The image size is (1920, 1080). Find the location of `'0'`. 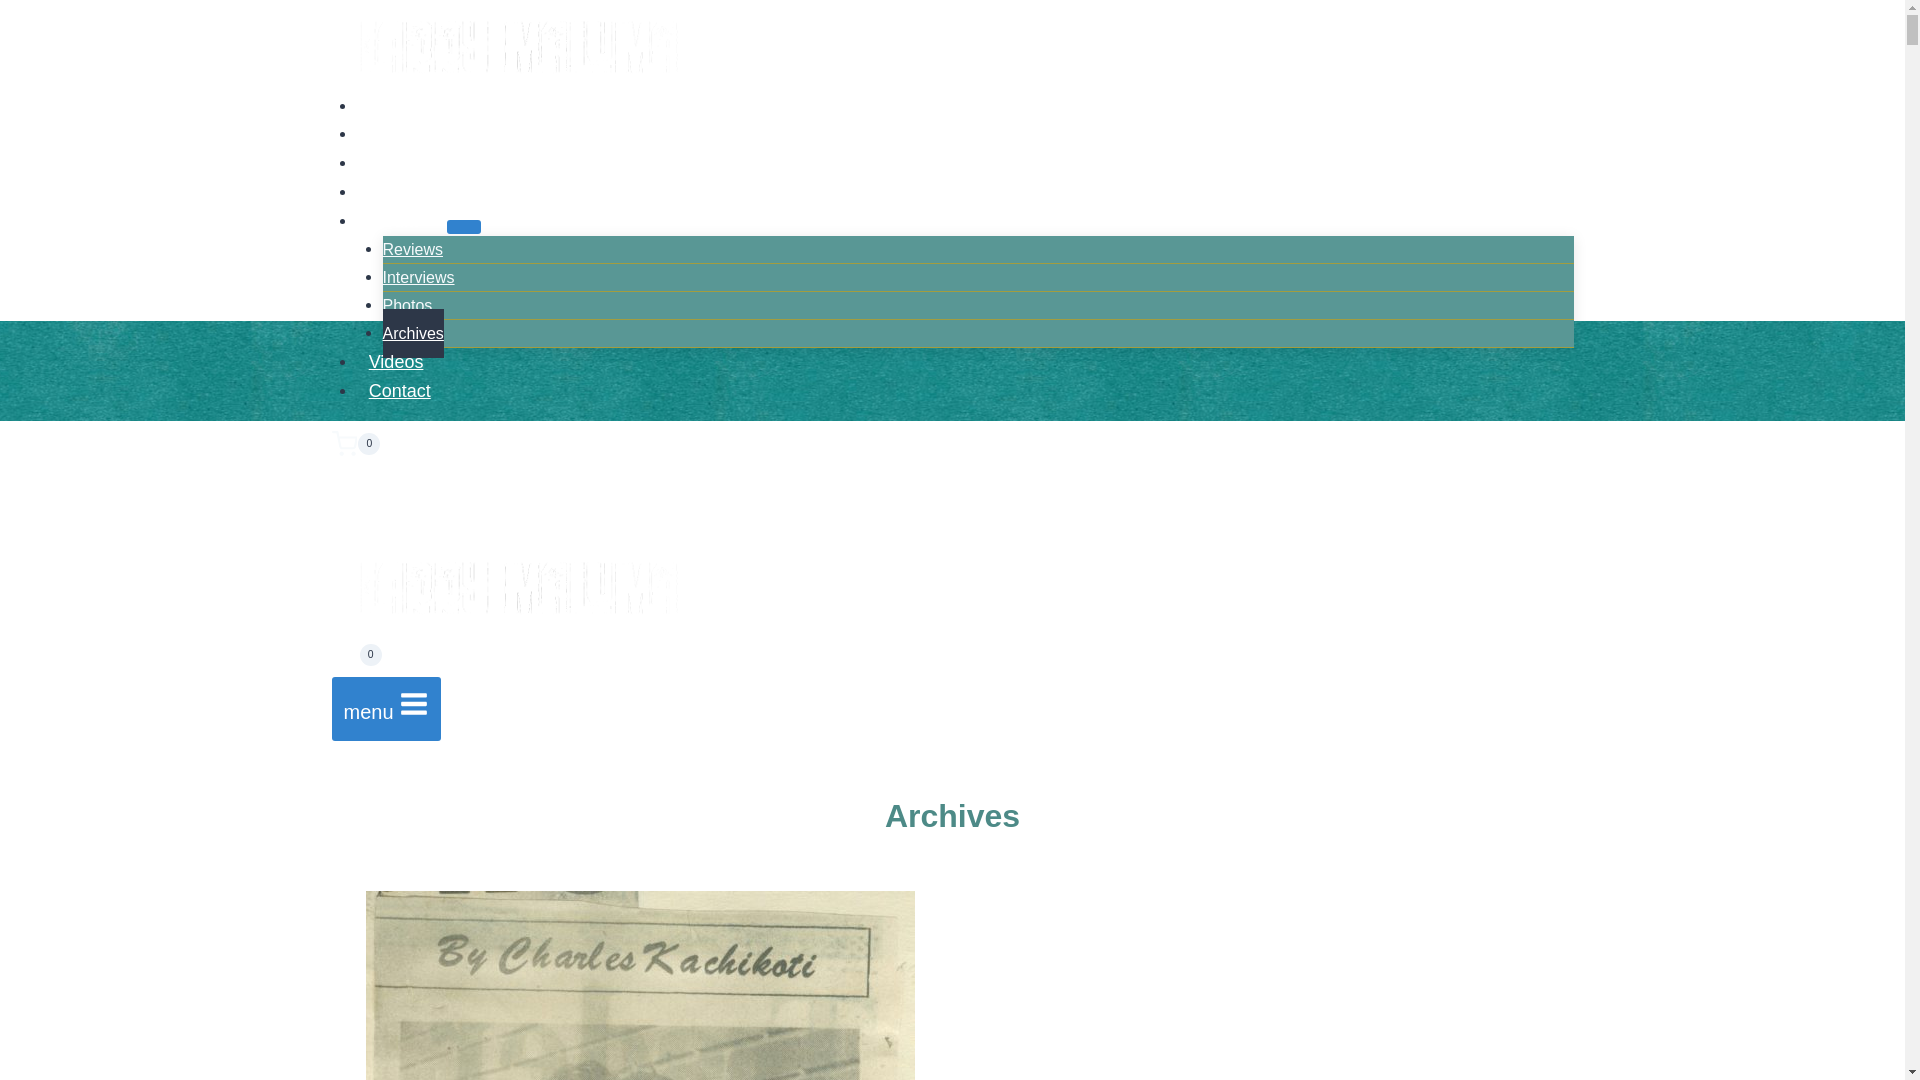

'0' is located at coordinates (952, 442).